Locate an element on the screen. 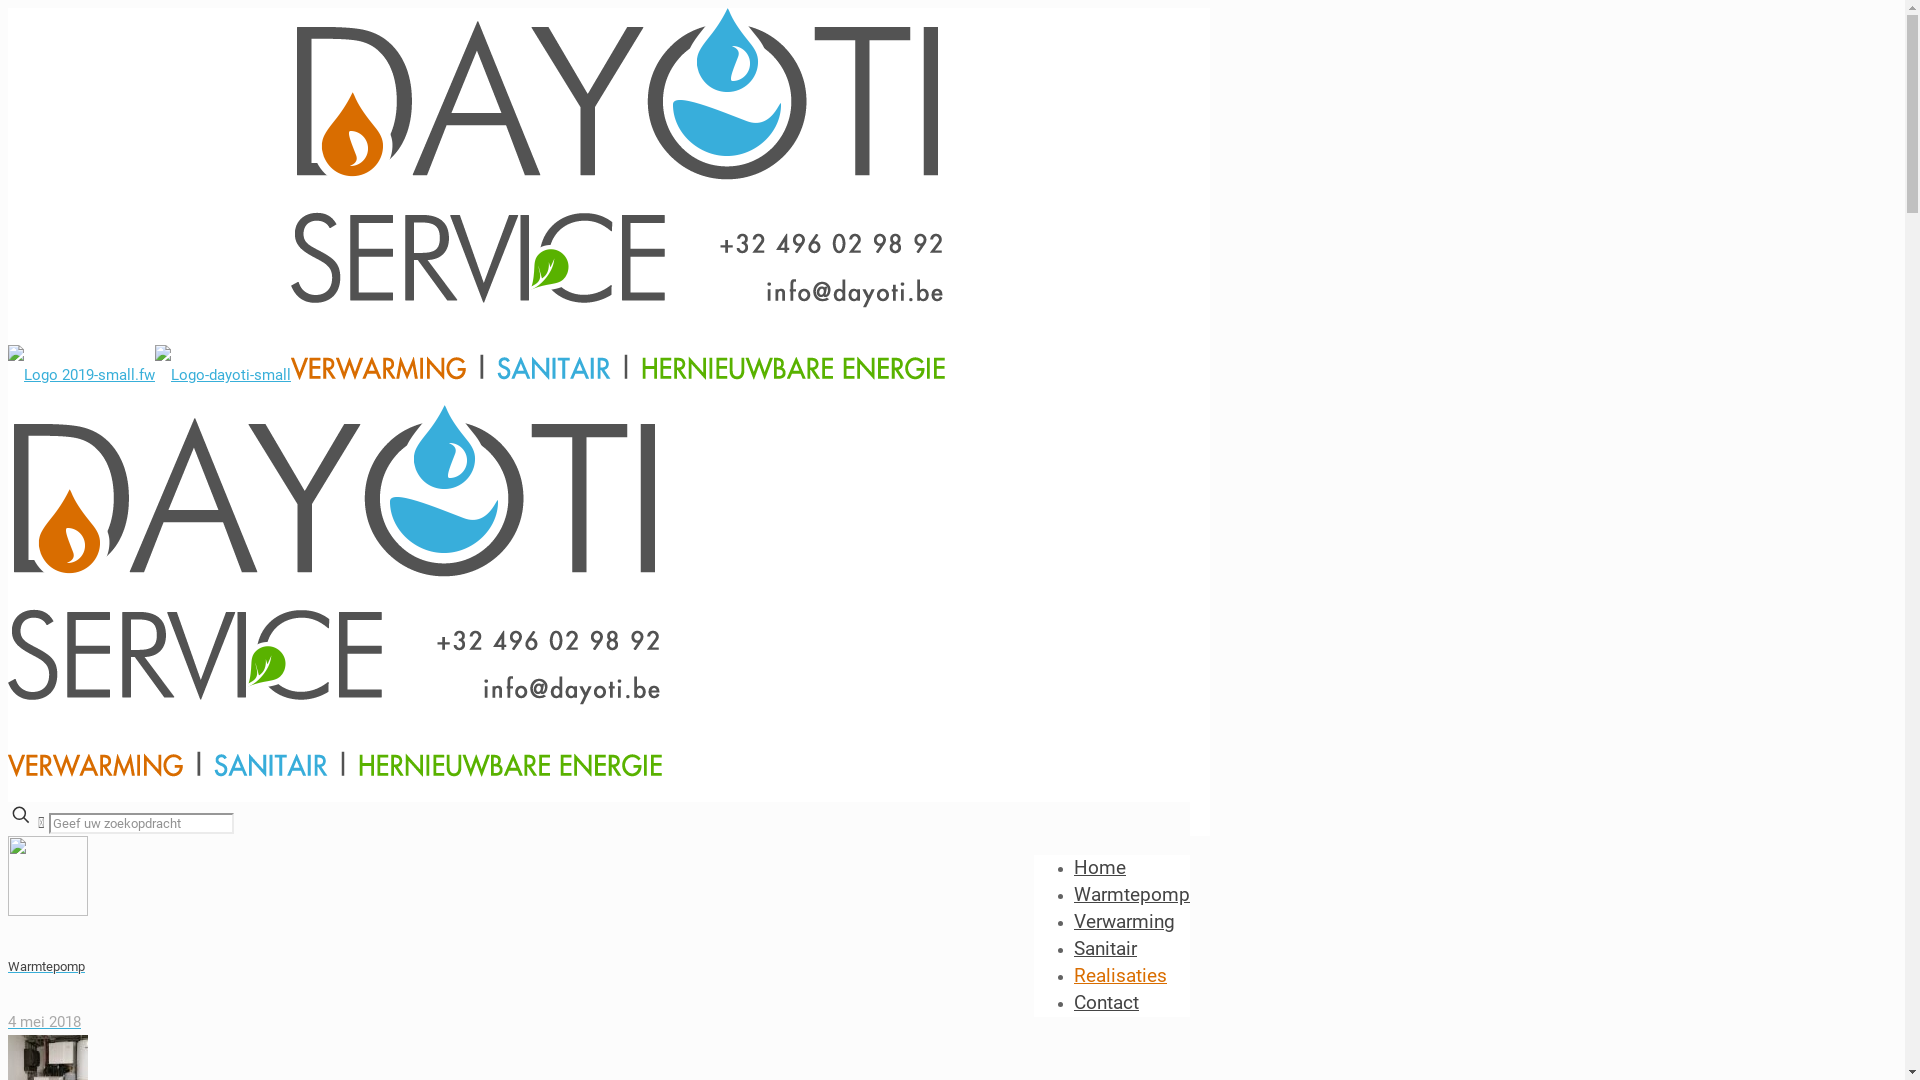  'Warmtepomp' is located at coordinates (1132, 893).